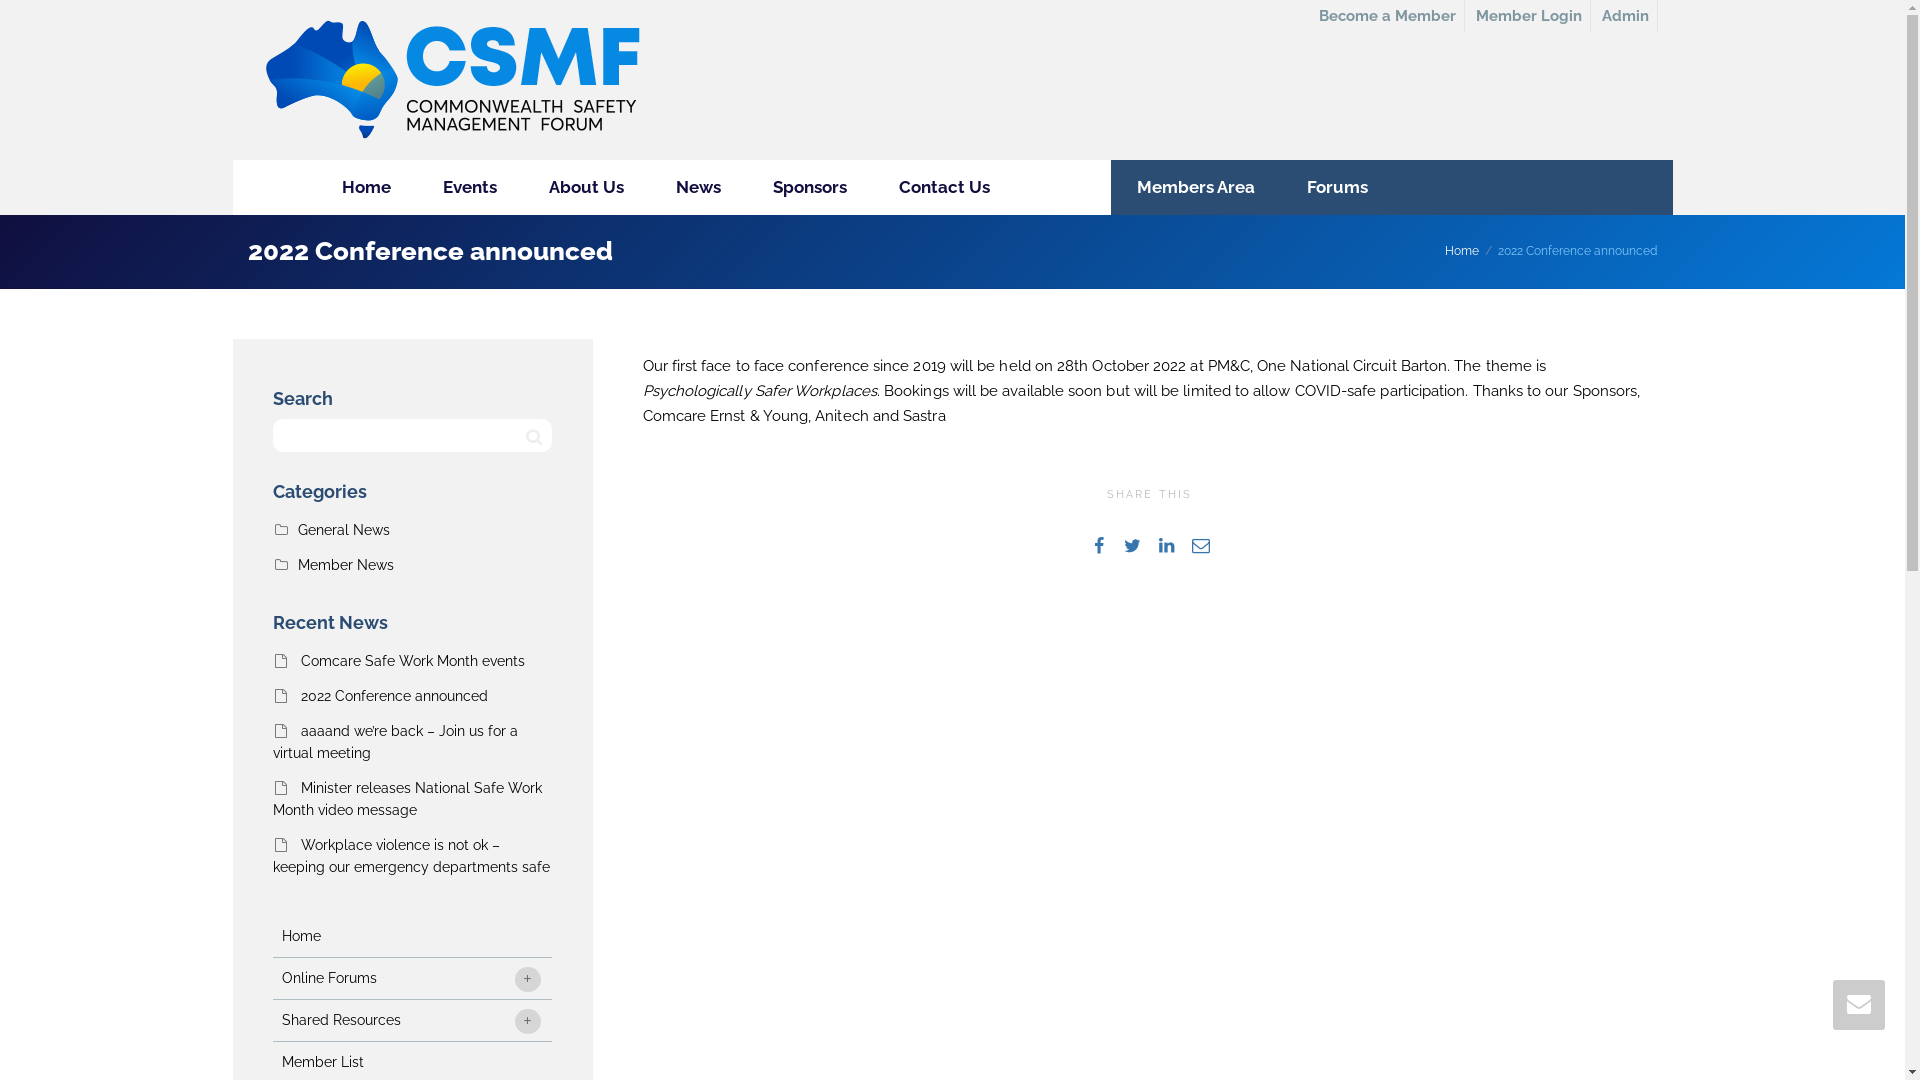  I want to click on 'Become a Member', so click(1386, 16).